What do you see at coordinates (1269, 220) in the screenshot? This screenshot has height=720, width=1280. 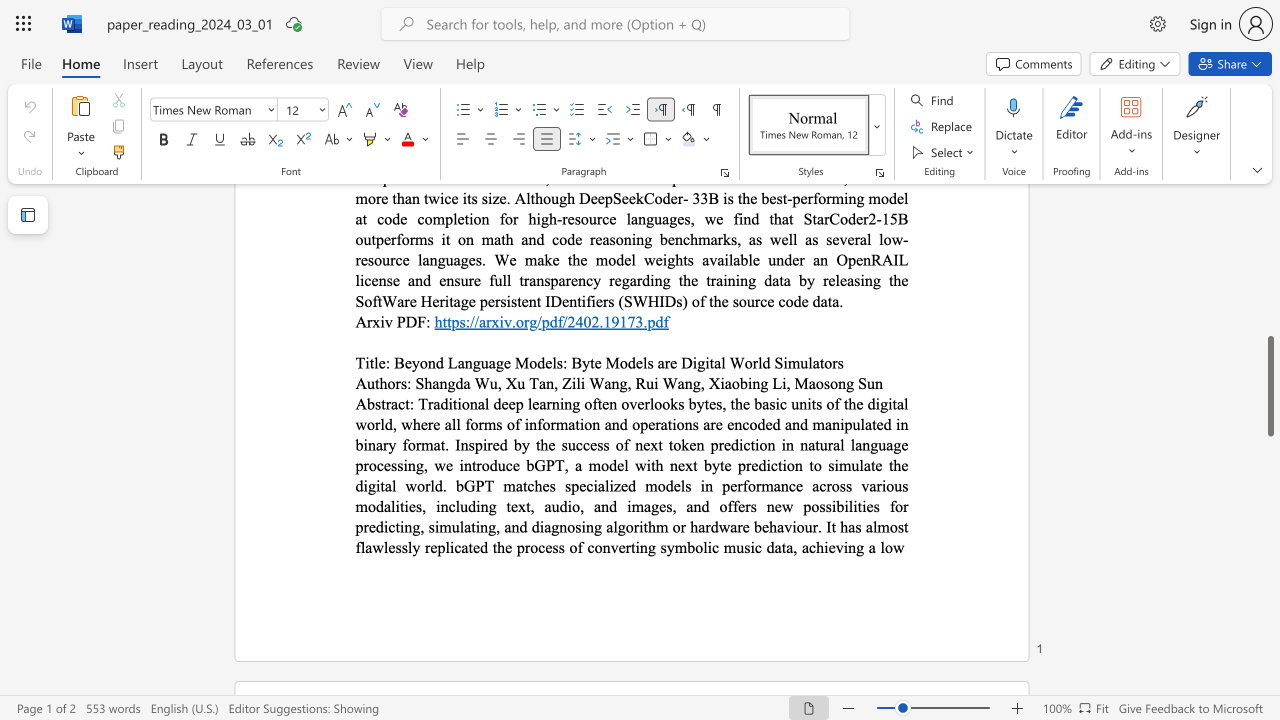 I see `the page's right scrollbar for upward movement` at bounding box center [1269, 220].